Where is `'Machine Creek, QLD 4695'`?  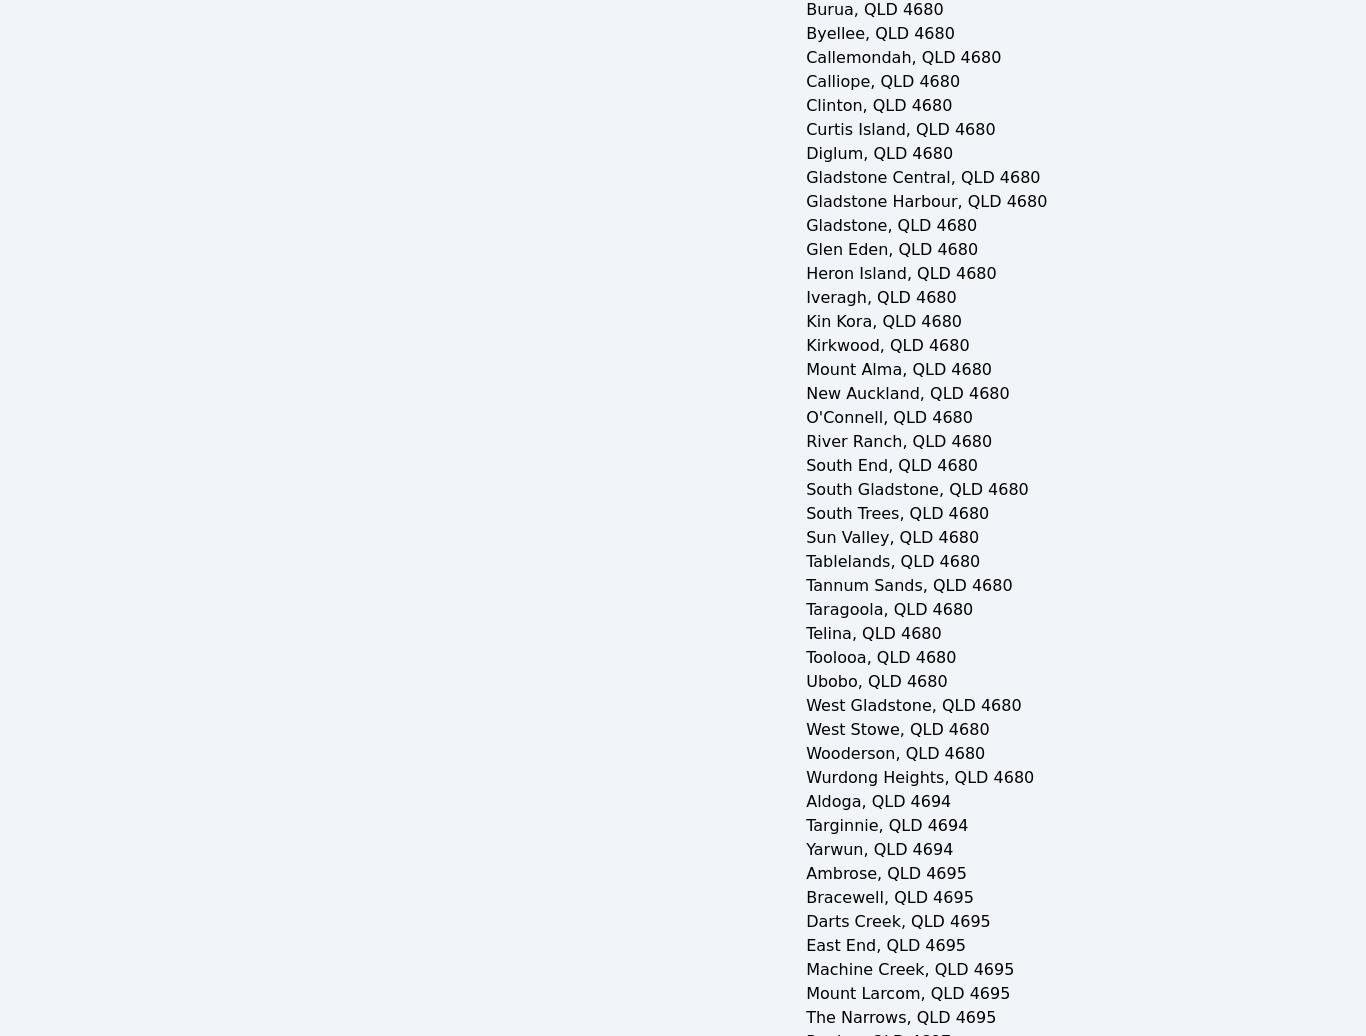 'Machine Creek, QLD 4695' is located at coordinates (909, 969).